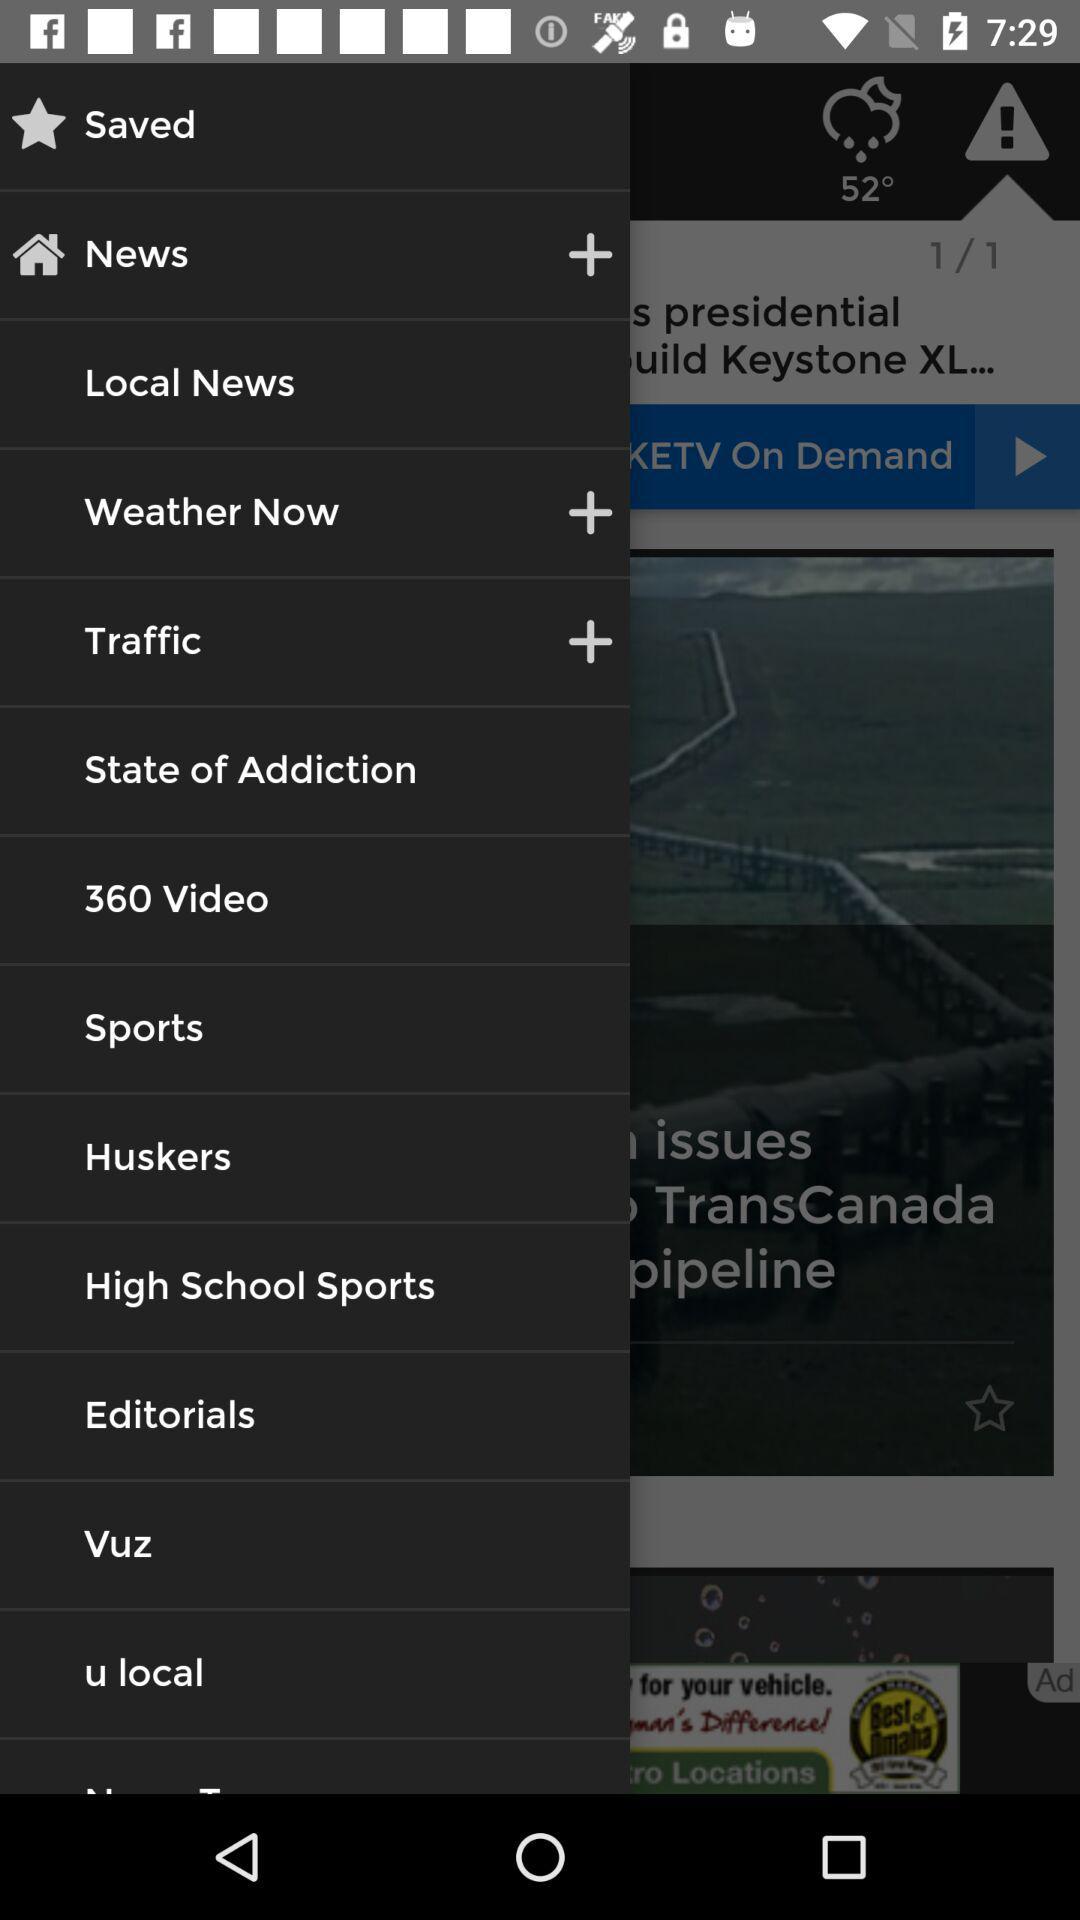 The width and height of the screenshot is (1080, 1920). What do you see at coordinates (212, 513) in the screenshot?
I see `text called weather now` at bounding box center [212, 513].